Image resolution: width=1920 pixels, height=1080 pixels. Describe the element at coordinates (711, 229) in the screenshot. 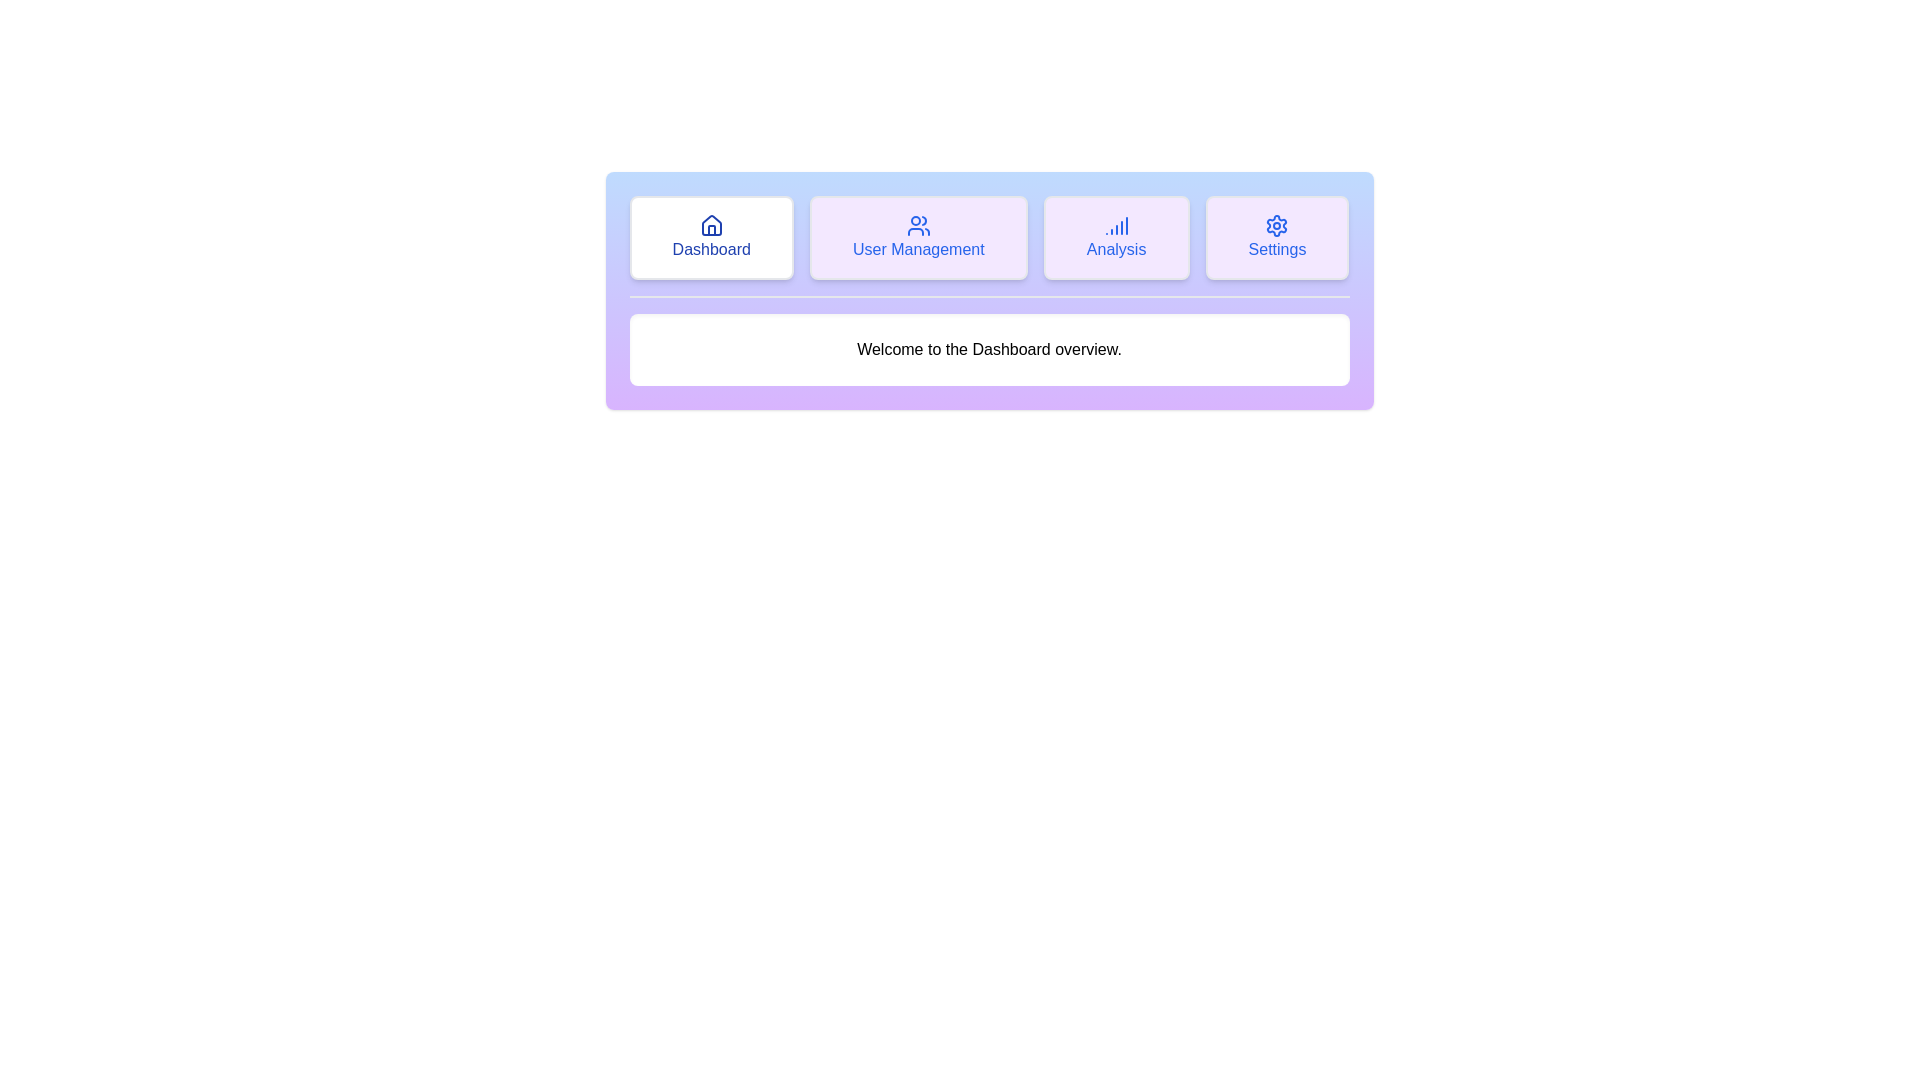

I see `the vertical rectangular section of the house-shaped icon located in the navigation bar within the 'Dashboard' section` at that location.